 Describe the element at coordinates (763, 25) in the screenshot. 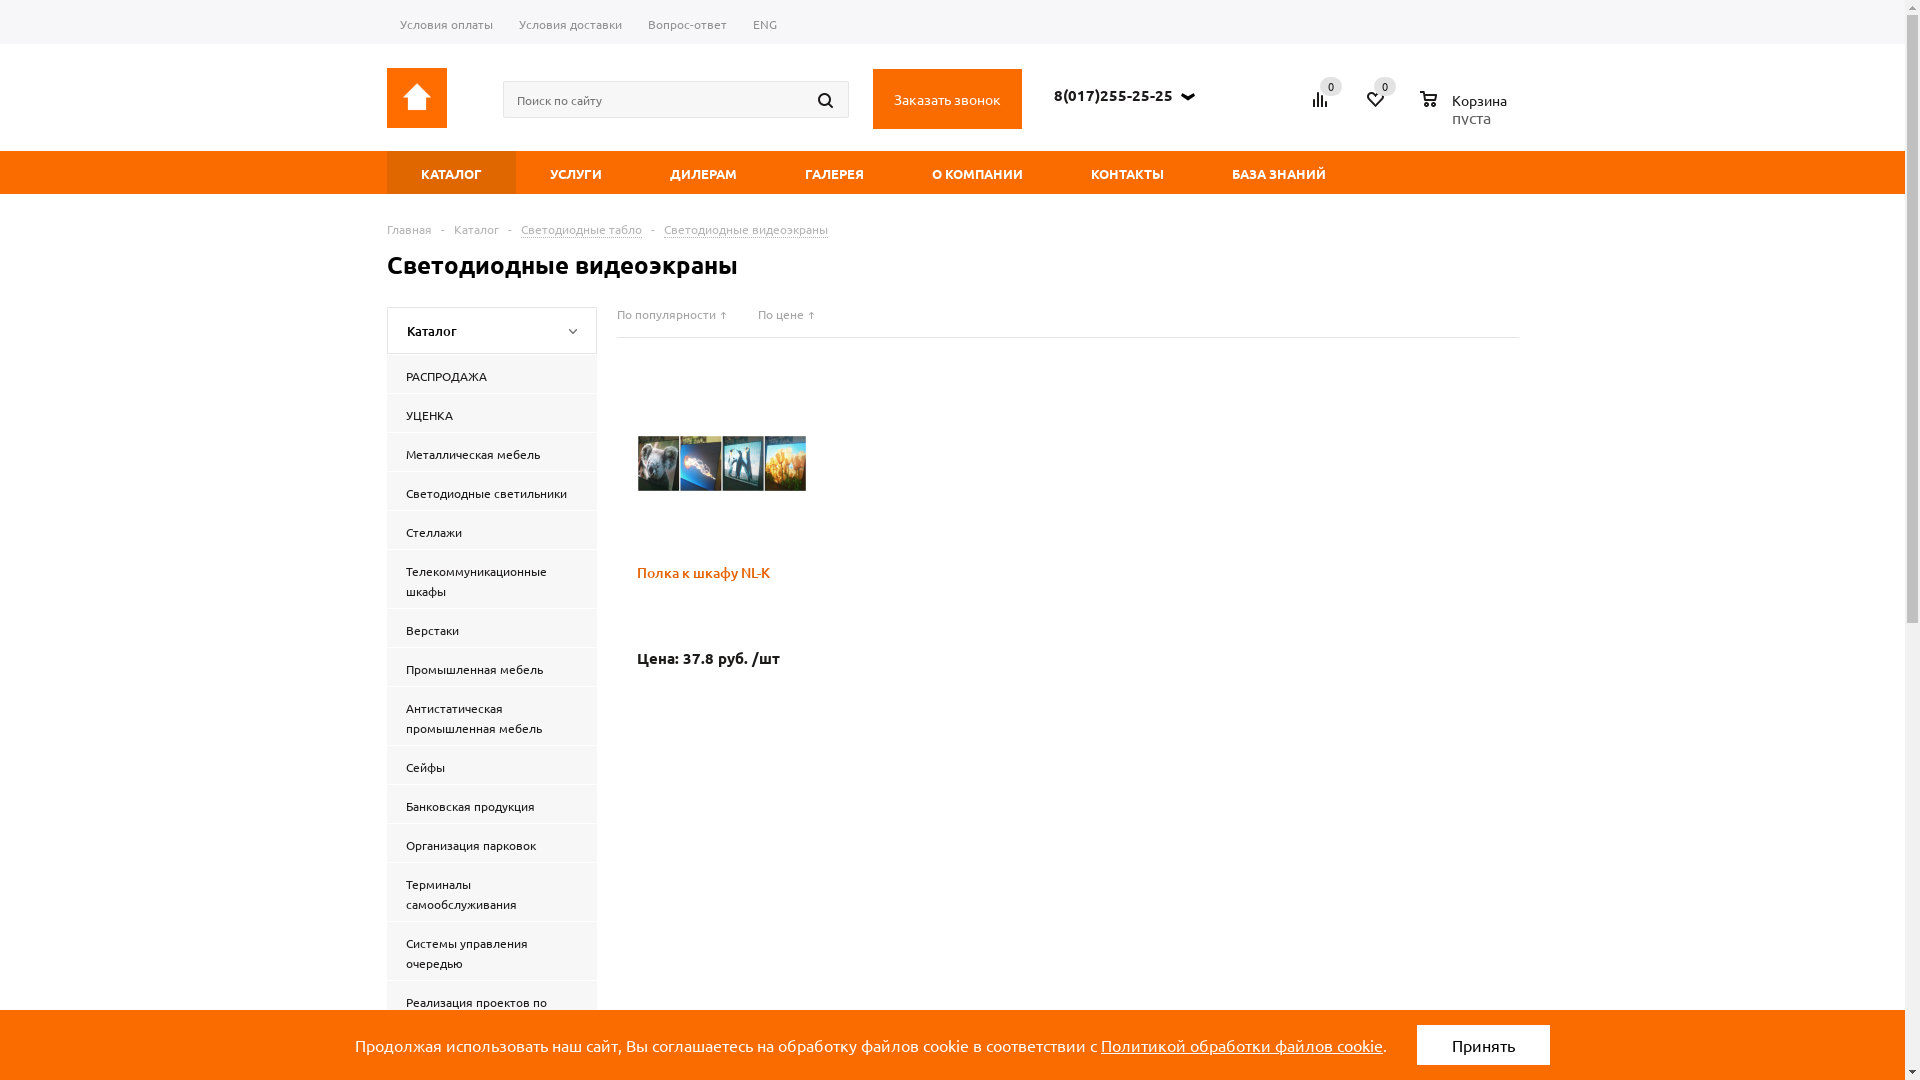

I see `'ENG'` at that location.